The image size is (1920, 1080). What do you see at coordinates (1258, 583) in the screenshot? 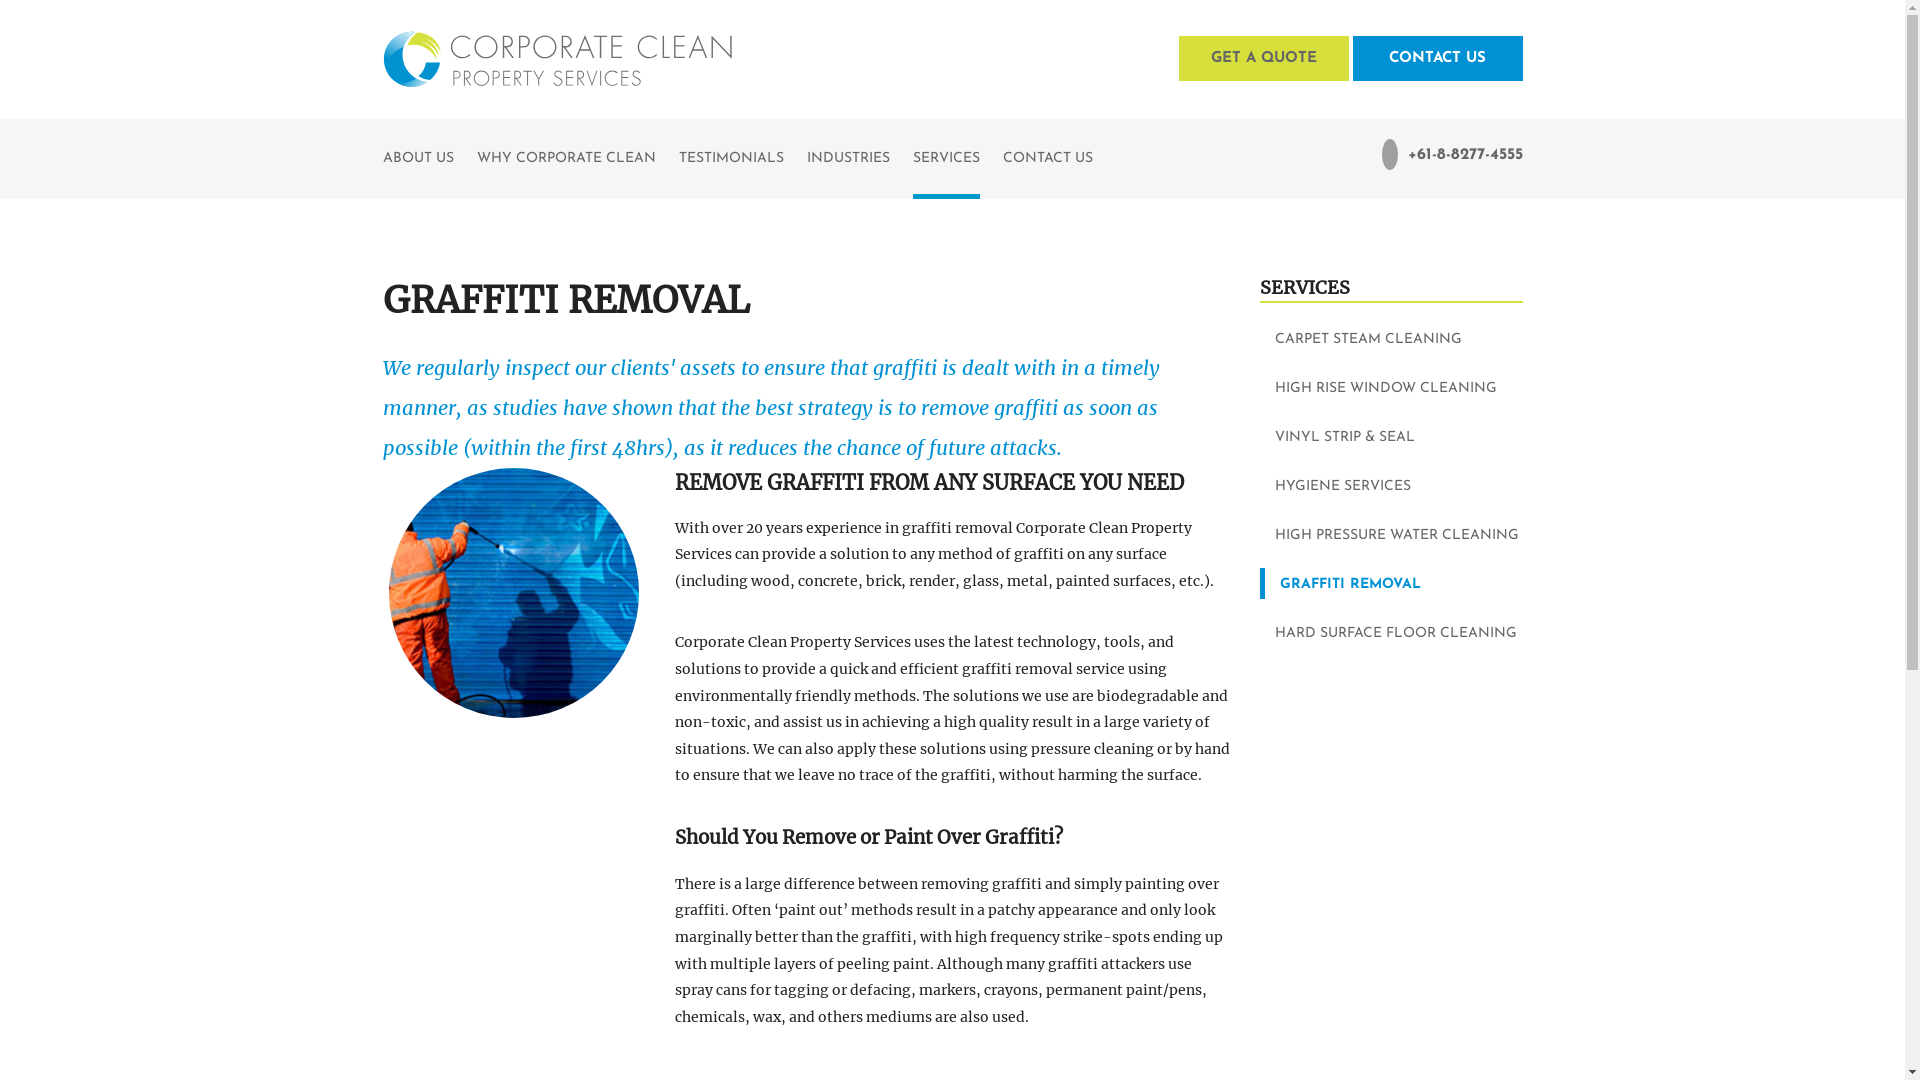
I see `'GRAFFITI REMOVAL'` at bounding box center [1258, 583].